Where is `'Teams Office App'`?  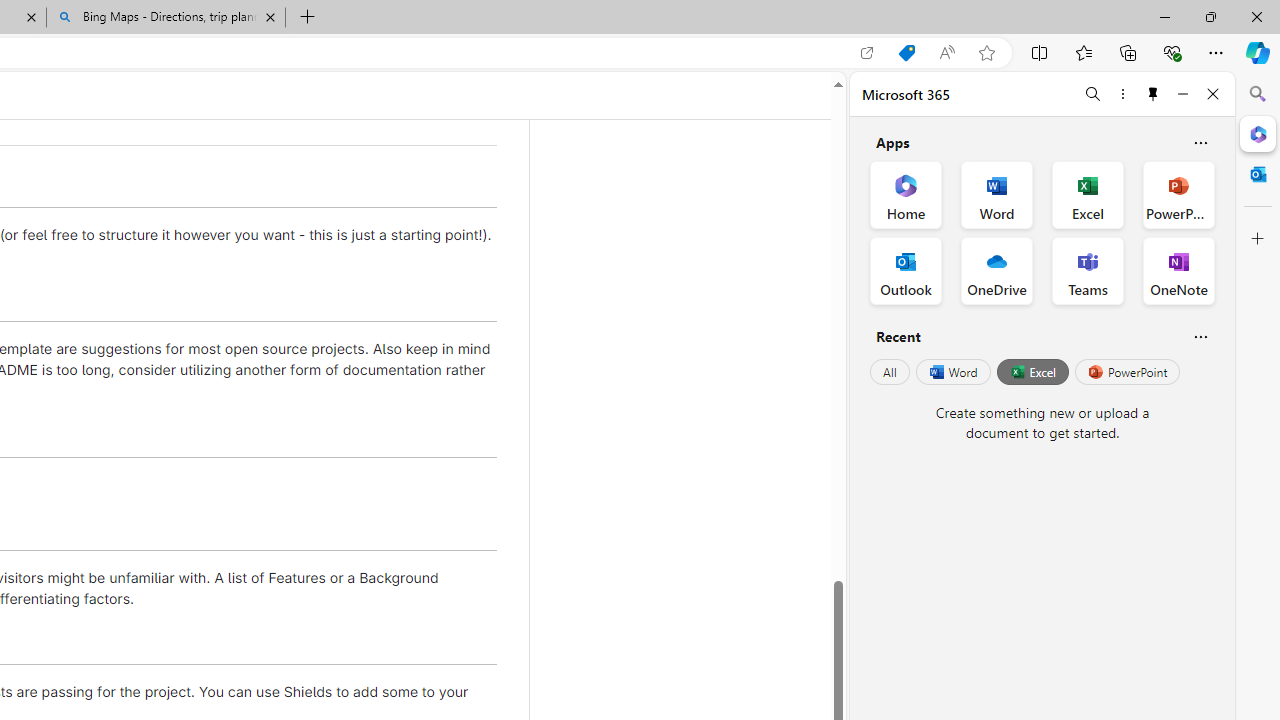 'Teams Office App' is located at coordinates (1087, 271).